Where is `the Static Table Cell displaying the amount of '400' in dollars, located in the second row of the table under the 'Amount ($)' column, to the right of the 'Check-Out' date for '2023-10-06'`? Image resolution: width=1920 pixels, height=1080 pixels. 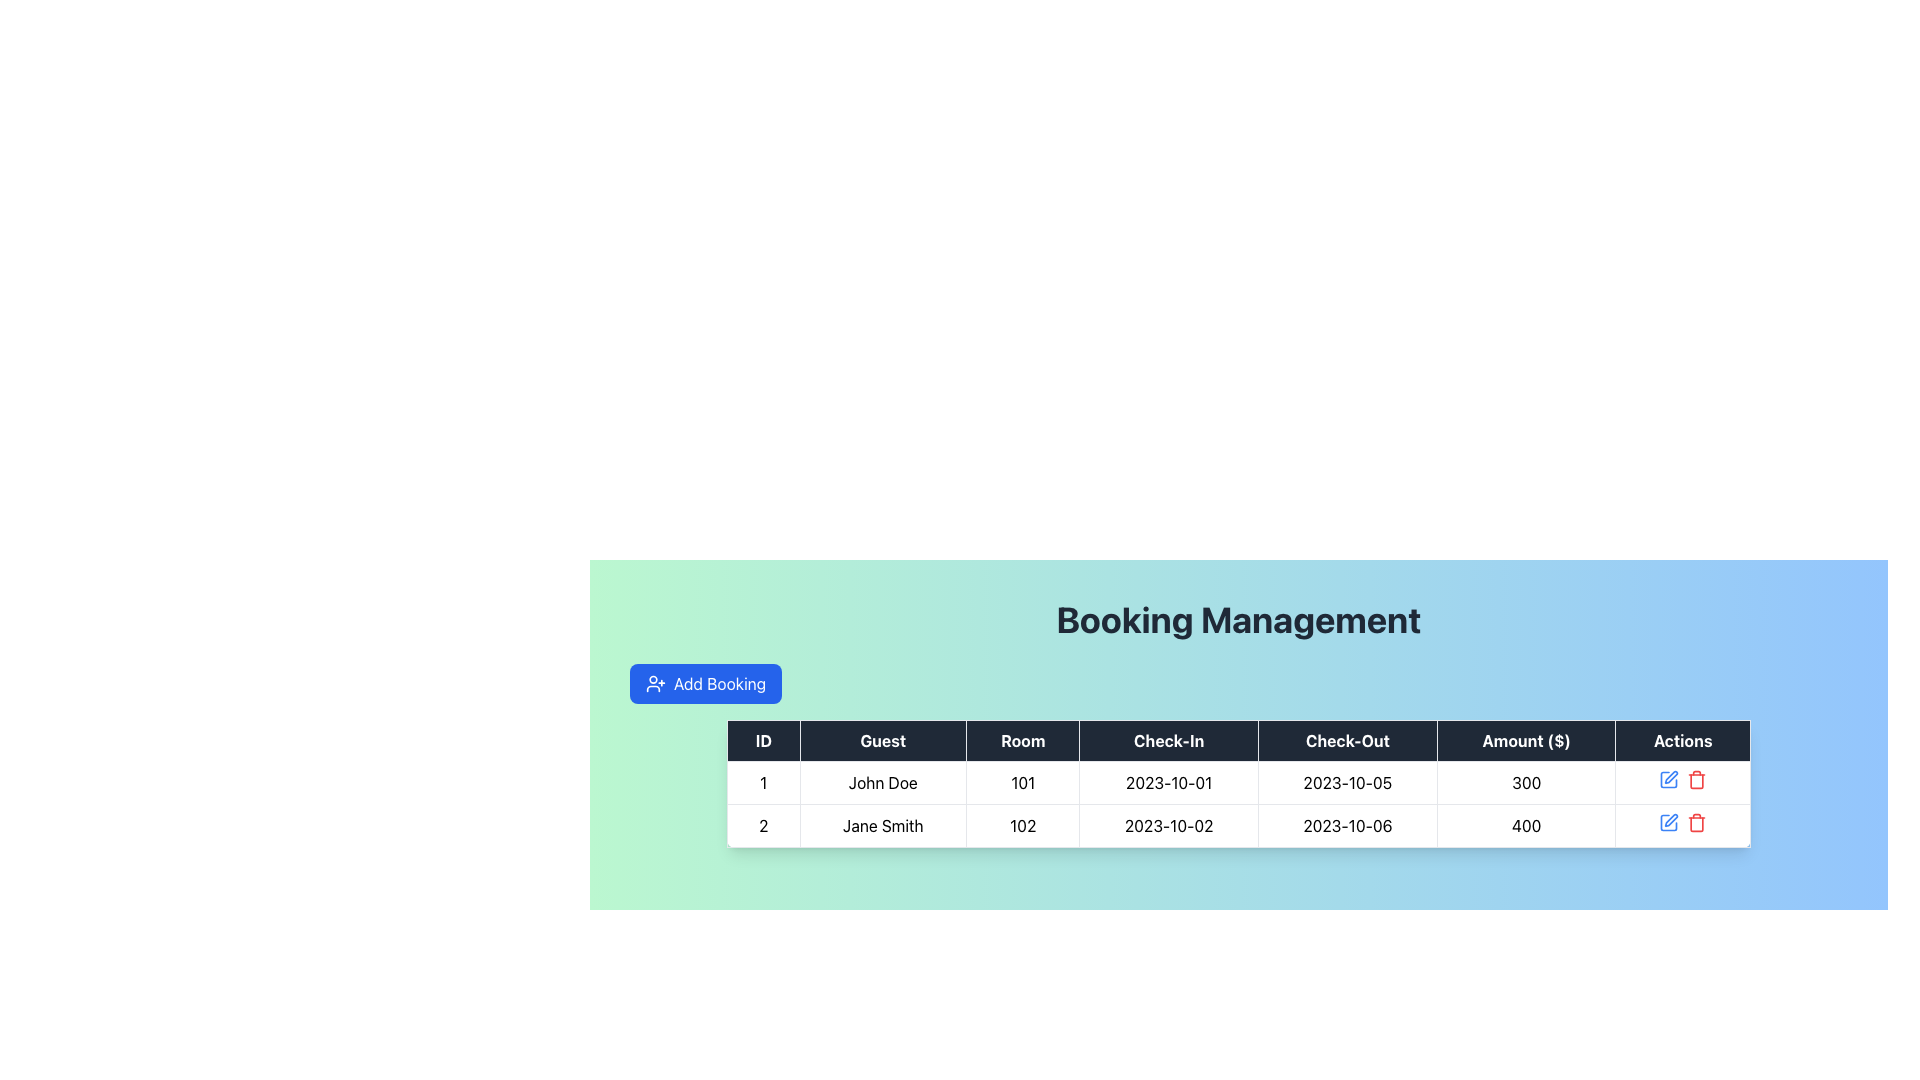
the Static Table Cell displaying the amount of '400' in dollars, located in the second row of the table under the 'Amount ($)' column, to the right of the 'Check-Out' date for '2023-10-06' is located at coordinates (1525, 825).